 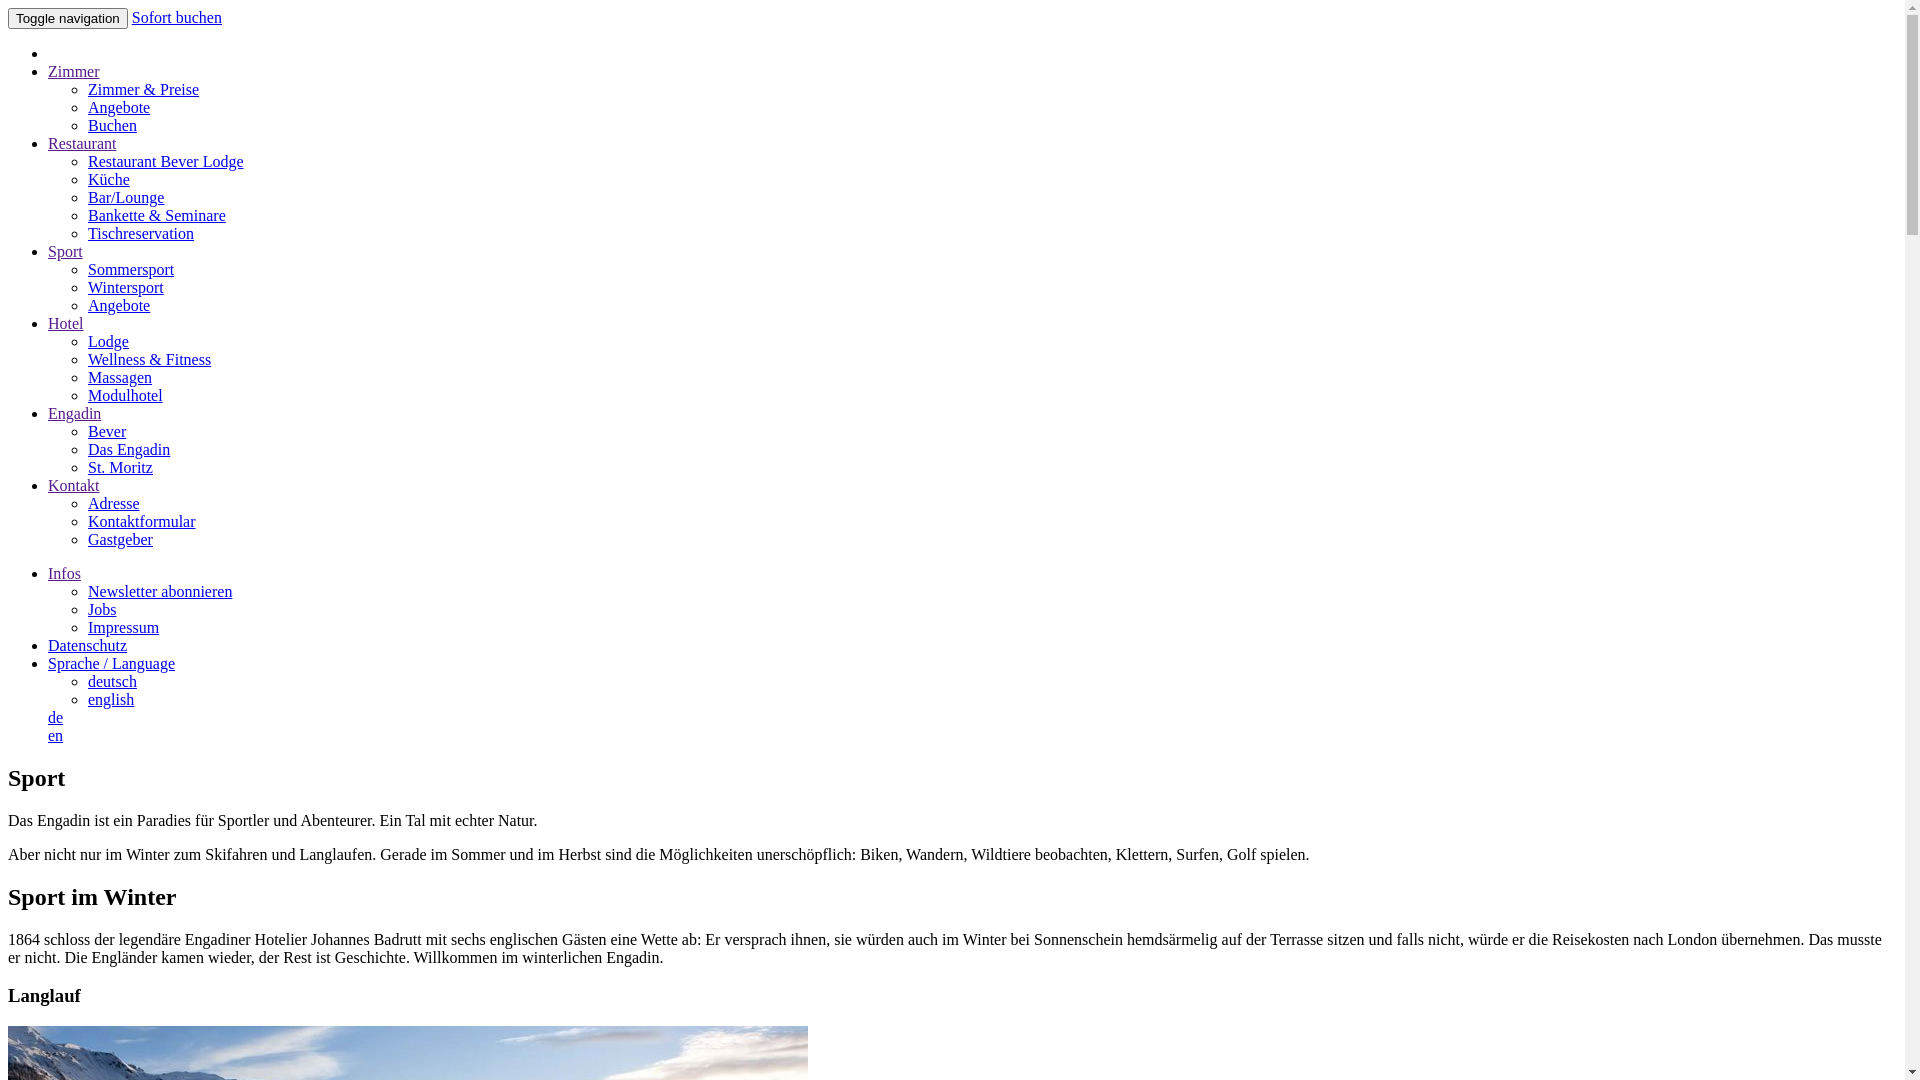 What do you see at coordinates (107, 340) in the screenshot?
I see `'Lodge'` at bounding box center [107, 340].